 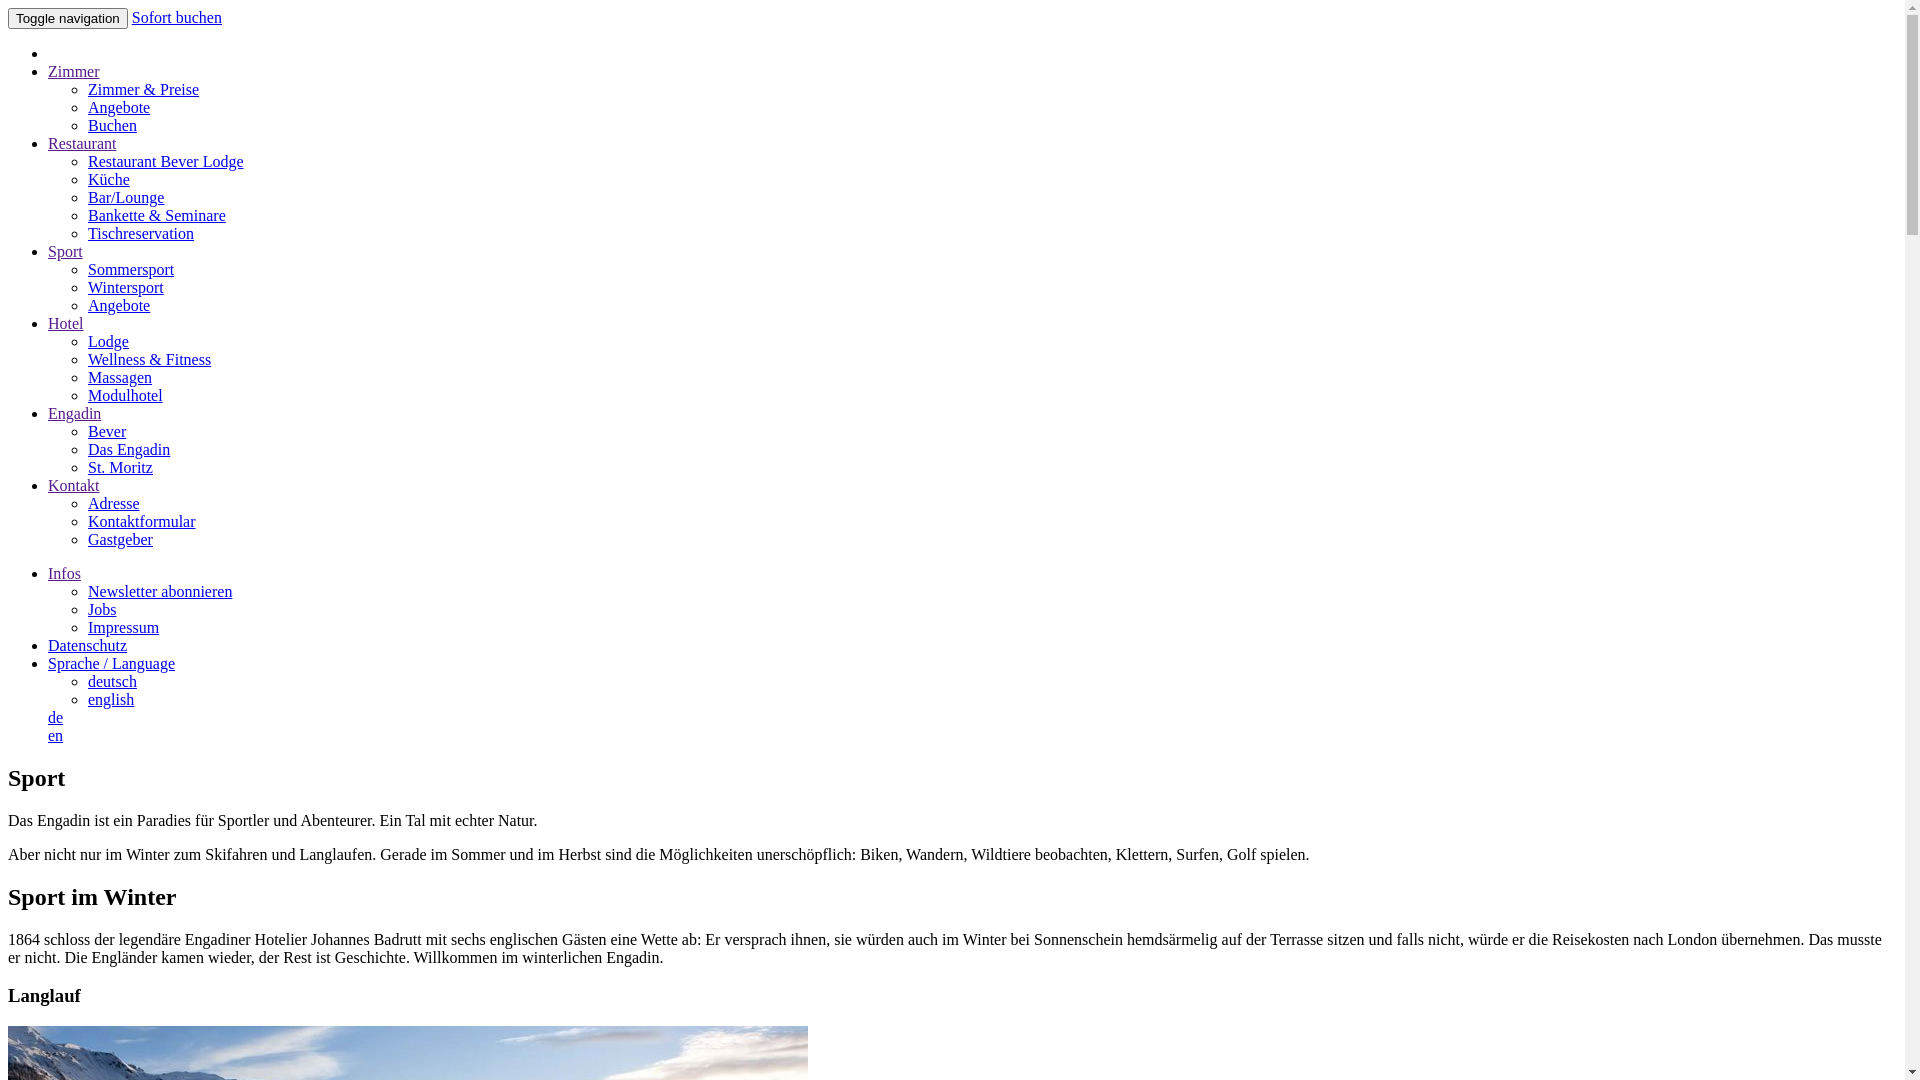 What do you see at coordinates (107, 340) in the screenshot?
I see `'Lodge'` at bounding box center [107, 340].